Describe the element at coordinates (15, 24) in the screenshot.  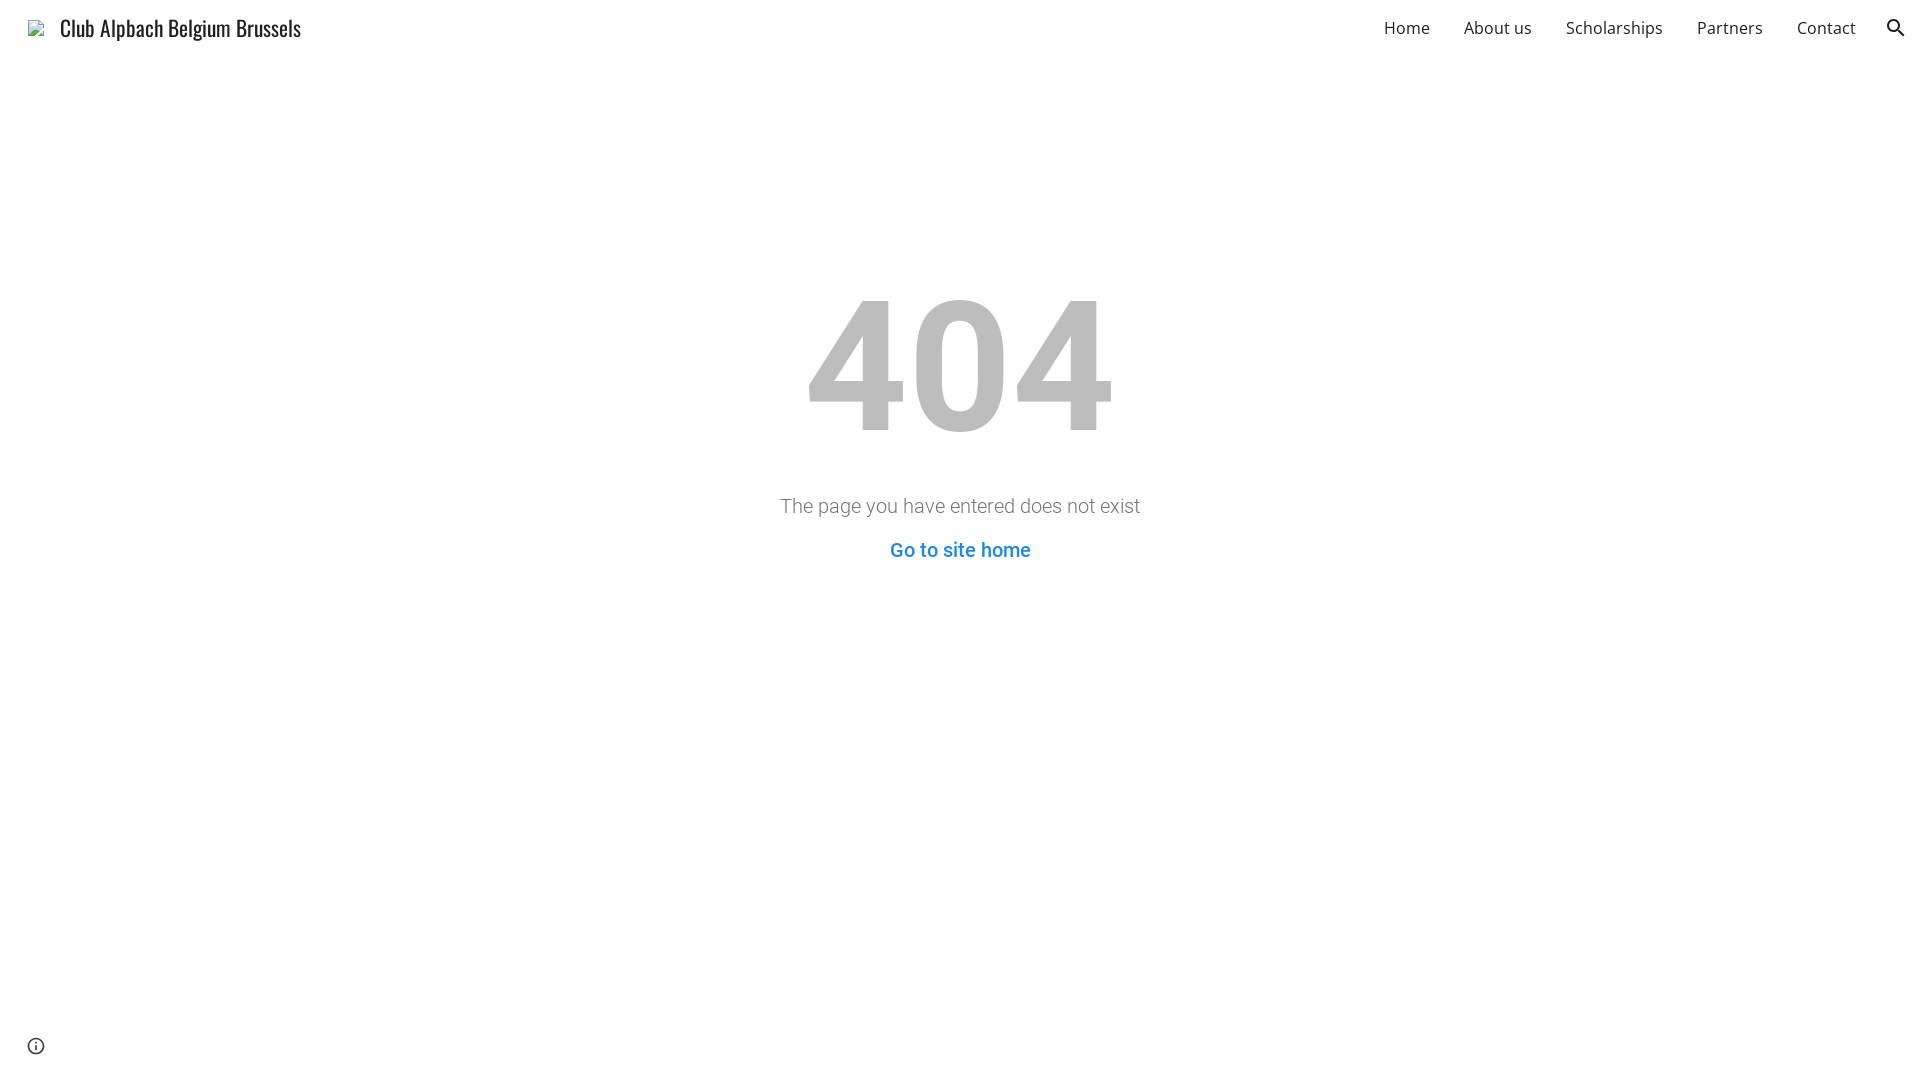
I see `'Club Alpbach Belgium Brussels'` at that location.